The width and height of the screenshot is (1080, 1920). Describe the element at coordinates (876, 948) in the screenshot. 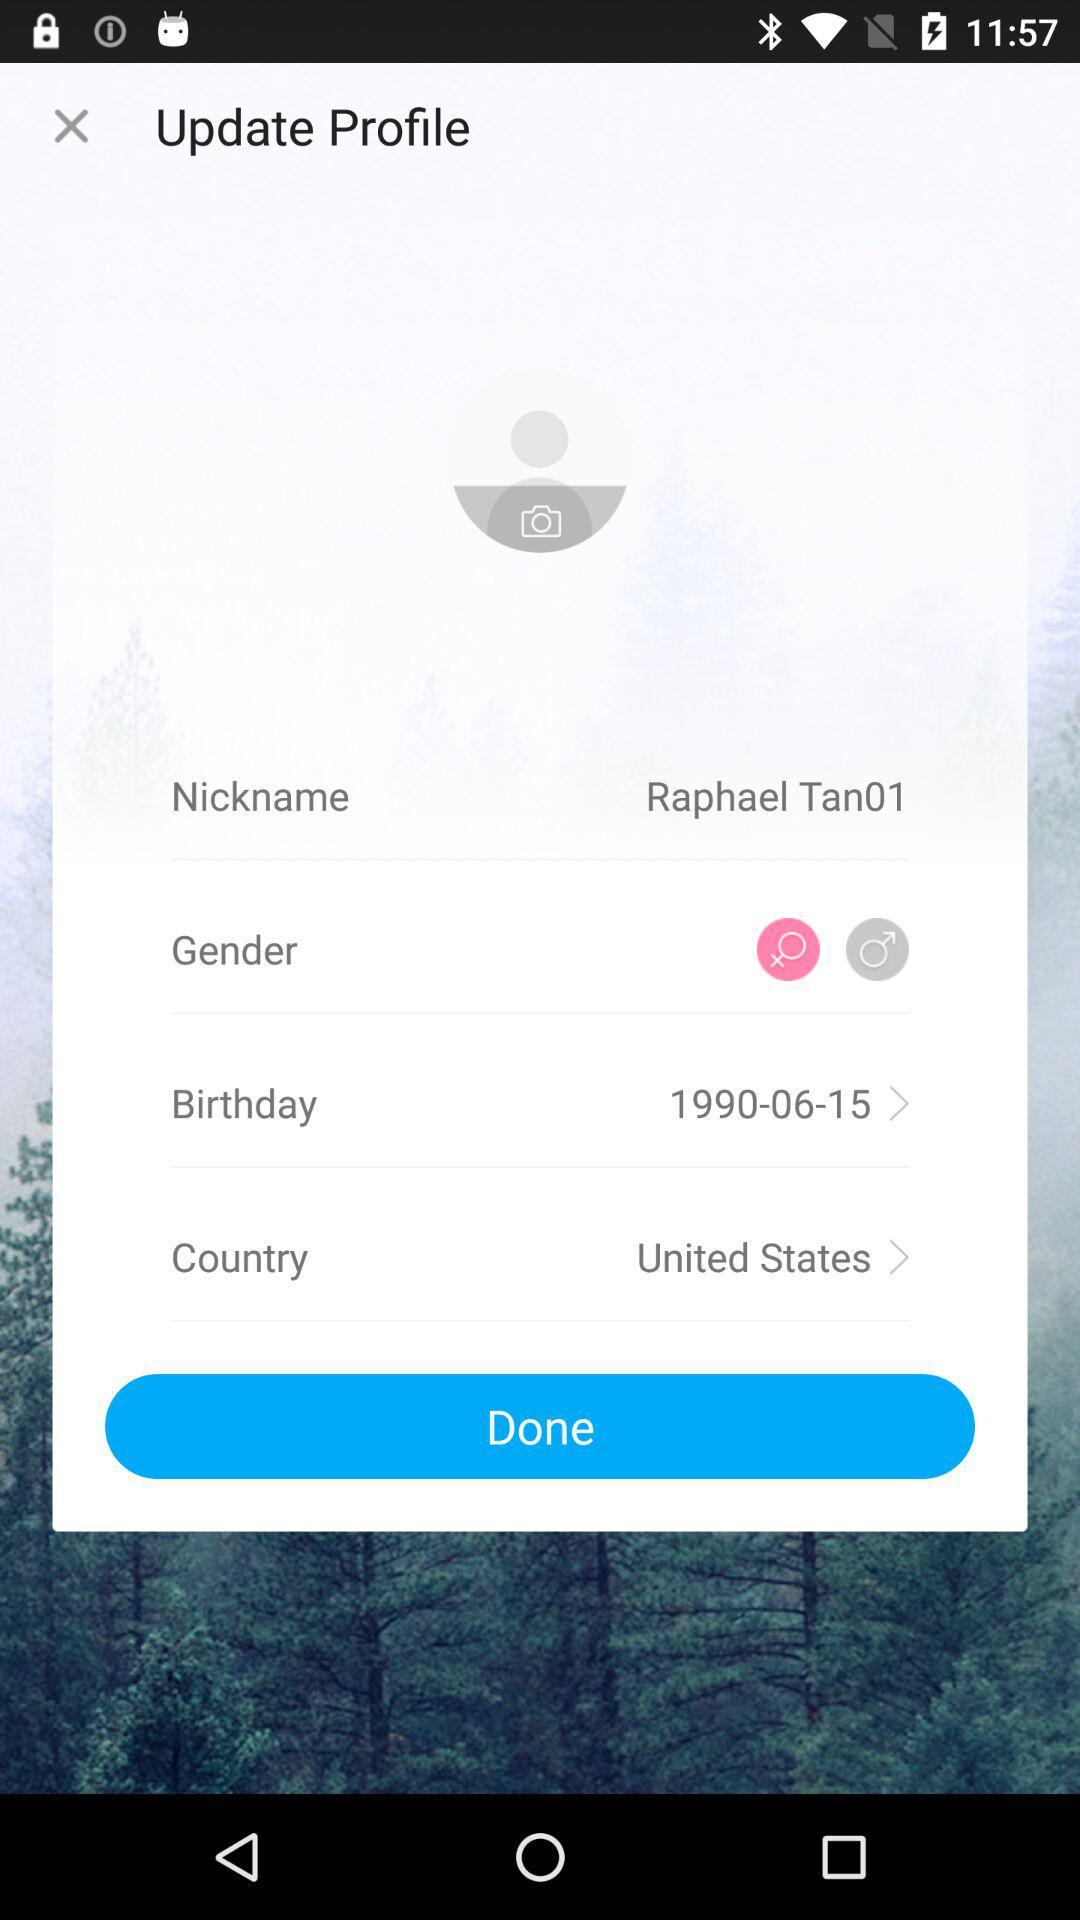

I see `male gender` at that location.